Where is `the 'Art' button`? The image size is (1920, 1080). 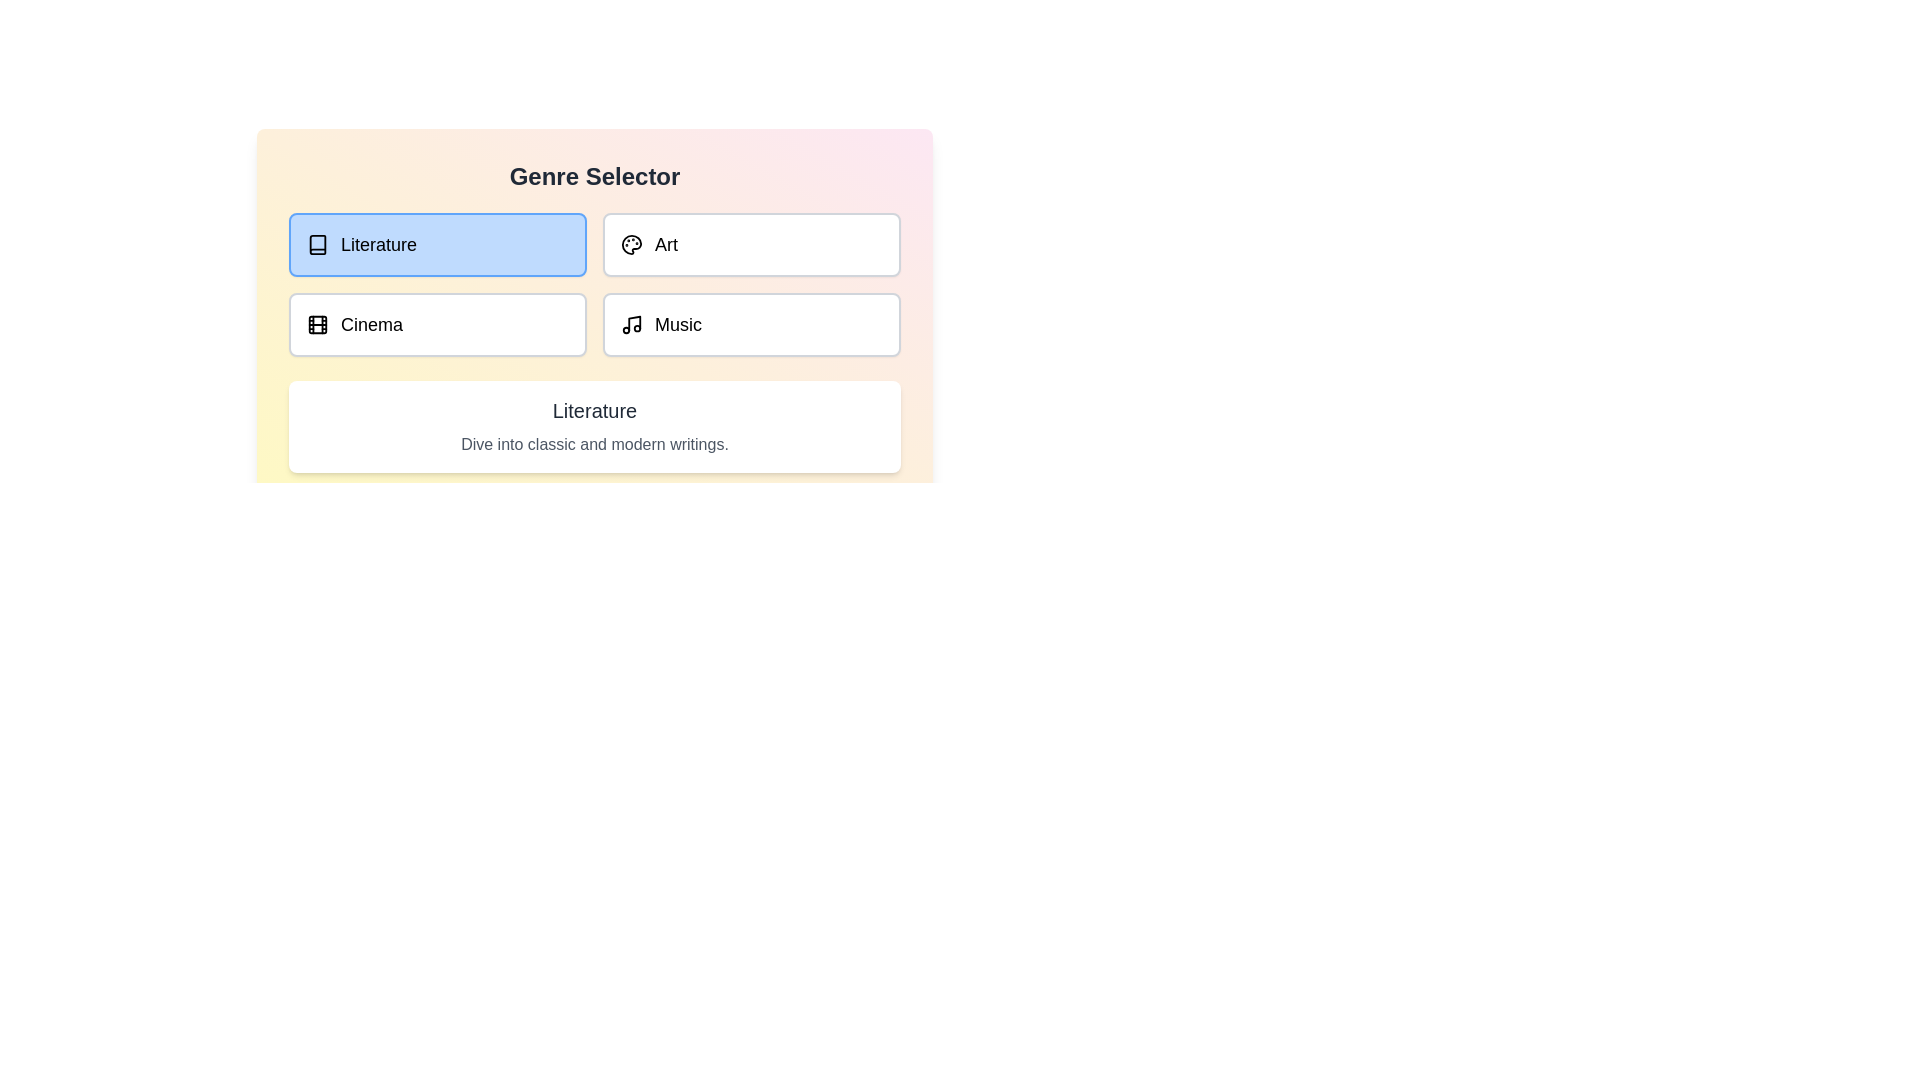
the 'Art' button is located at coordinates (631, 244).